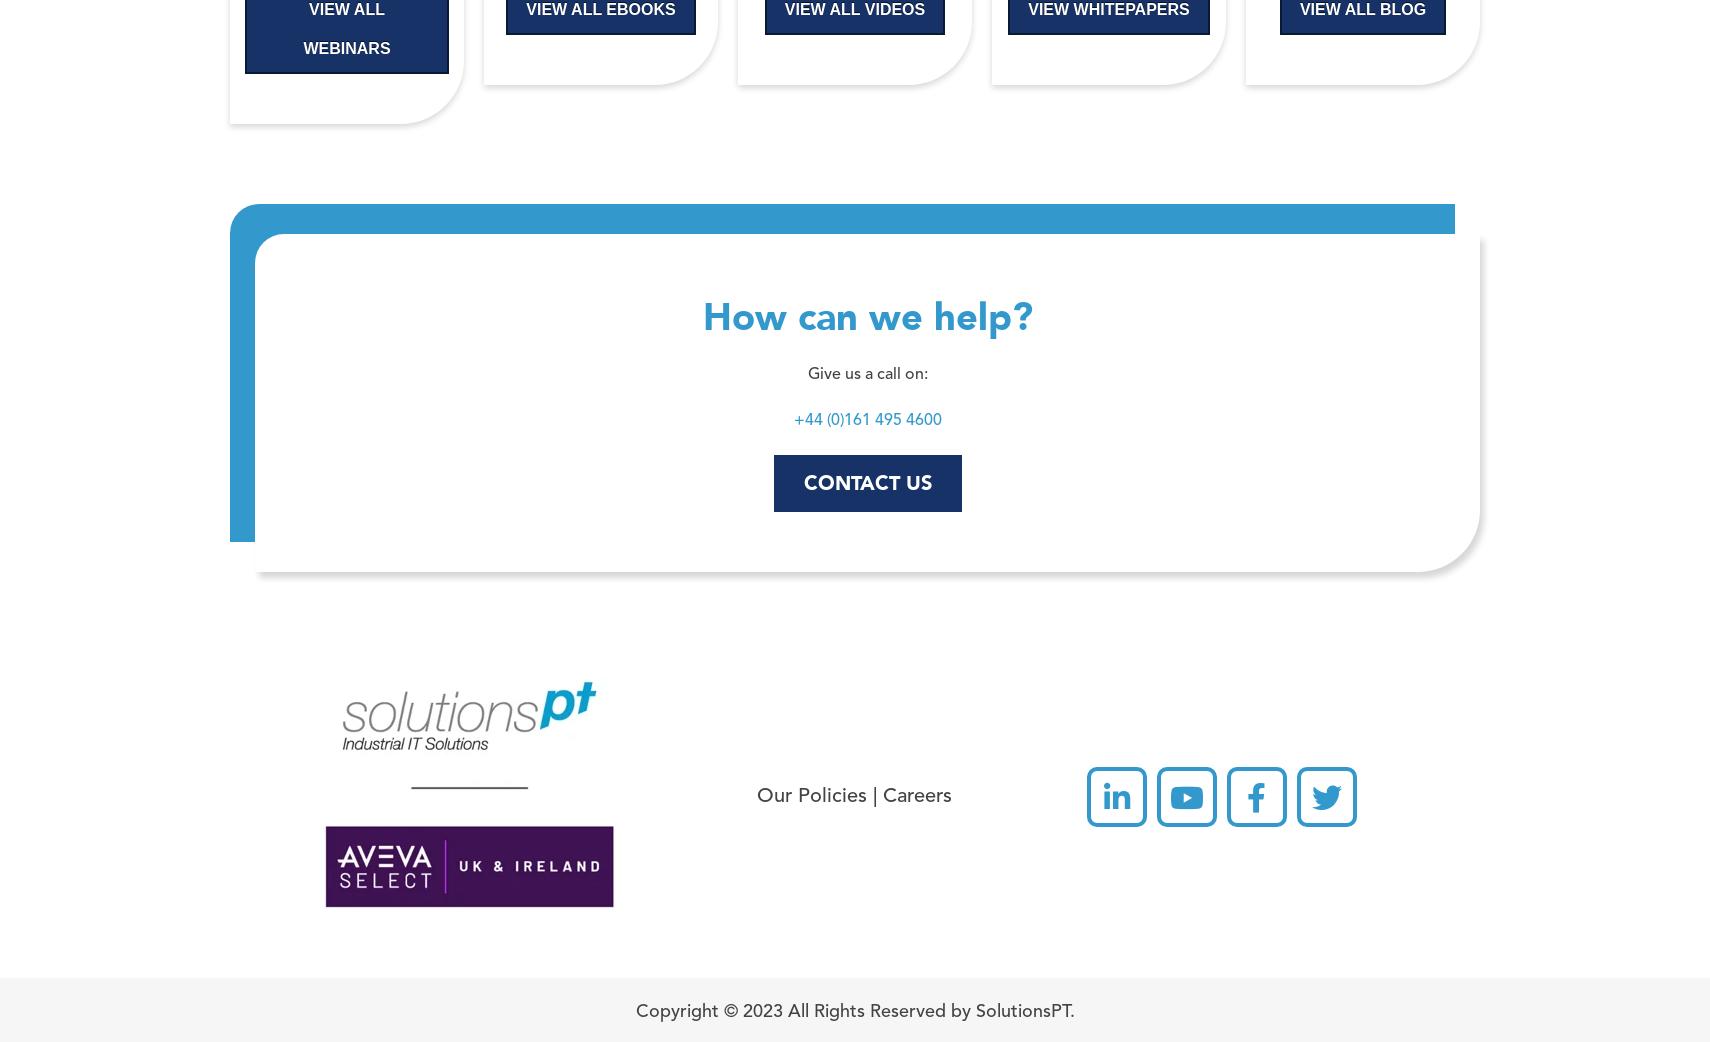 This screenshot has width=1710, height=1042. I want to click on 'How can we help?', so click(701, 316).